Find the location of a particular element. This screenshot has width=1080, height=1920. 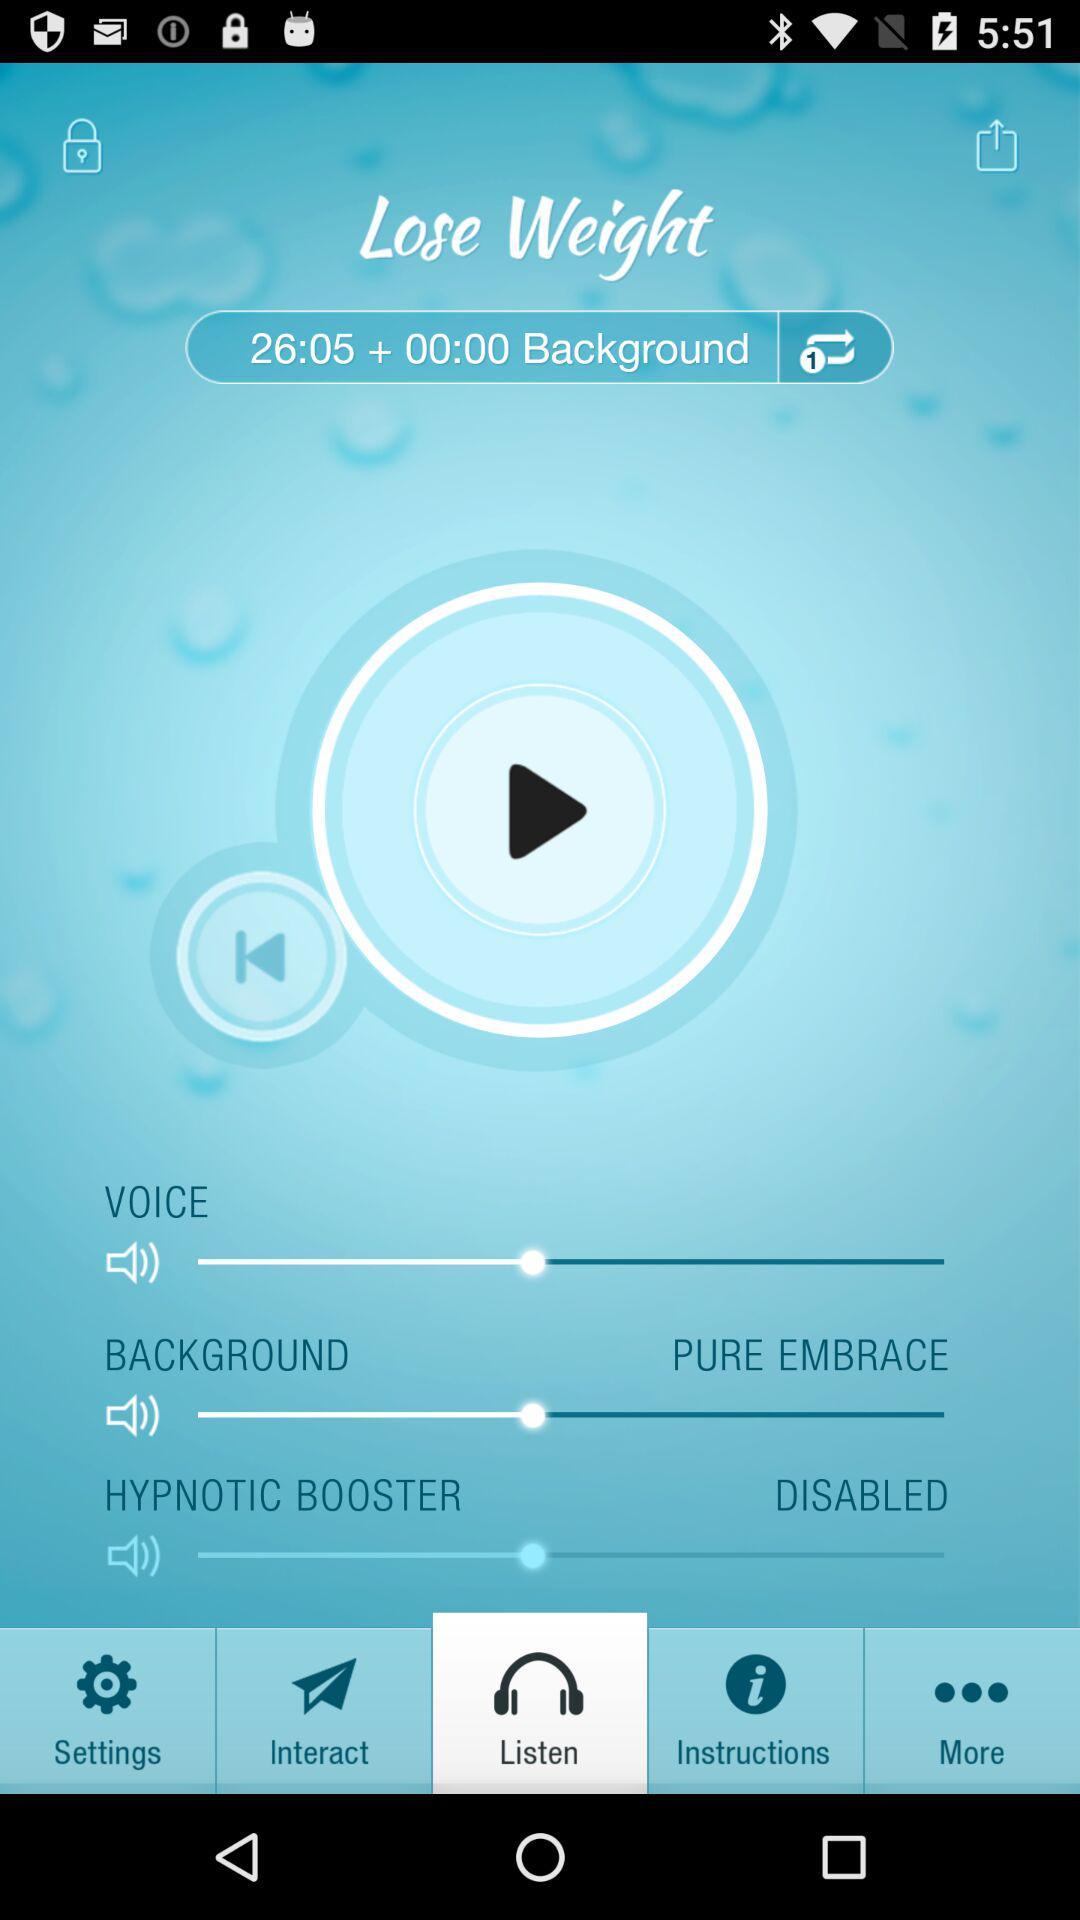

the launch icon is located at coordinates (997, 155).